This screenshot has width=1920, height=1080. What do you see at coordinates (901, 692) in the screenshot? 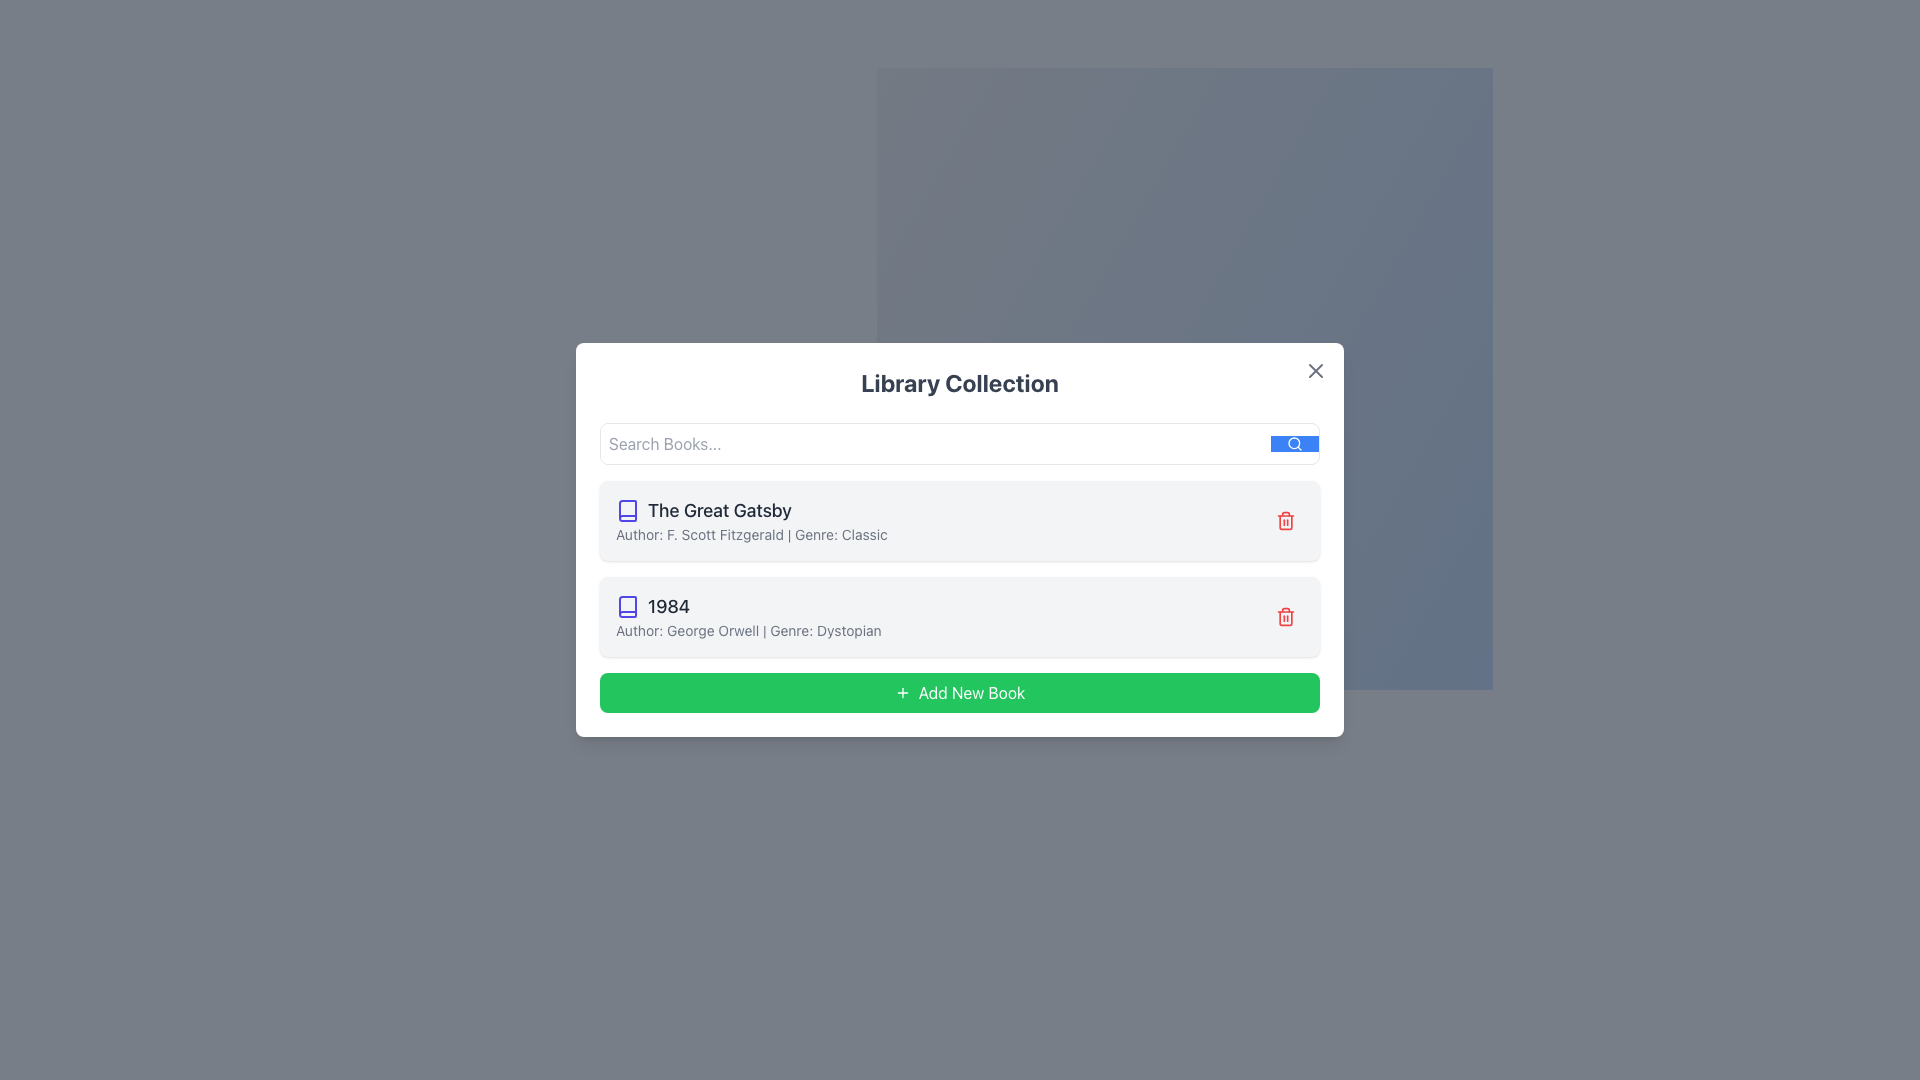
I see `the plus sign icon within the 'Add New Book' button, which has a green background and white text, located at the bottom of the modal dialog` at bounding box center [901, 692].